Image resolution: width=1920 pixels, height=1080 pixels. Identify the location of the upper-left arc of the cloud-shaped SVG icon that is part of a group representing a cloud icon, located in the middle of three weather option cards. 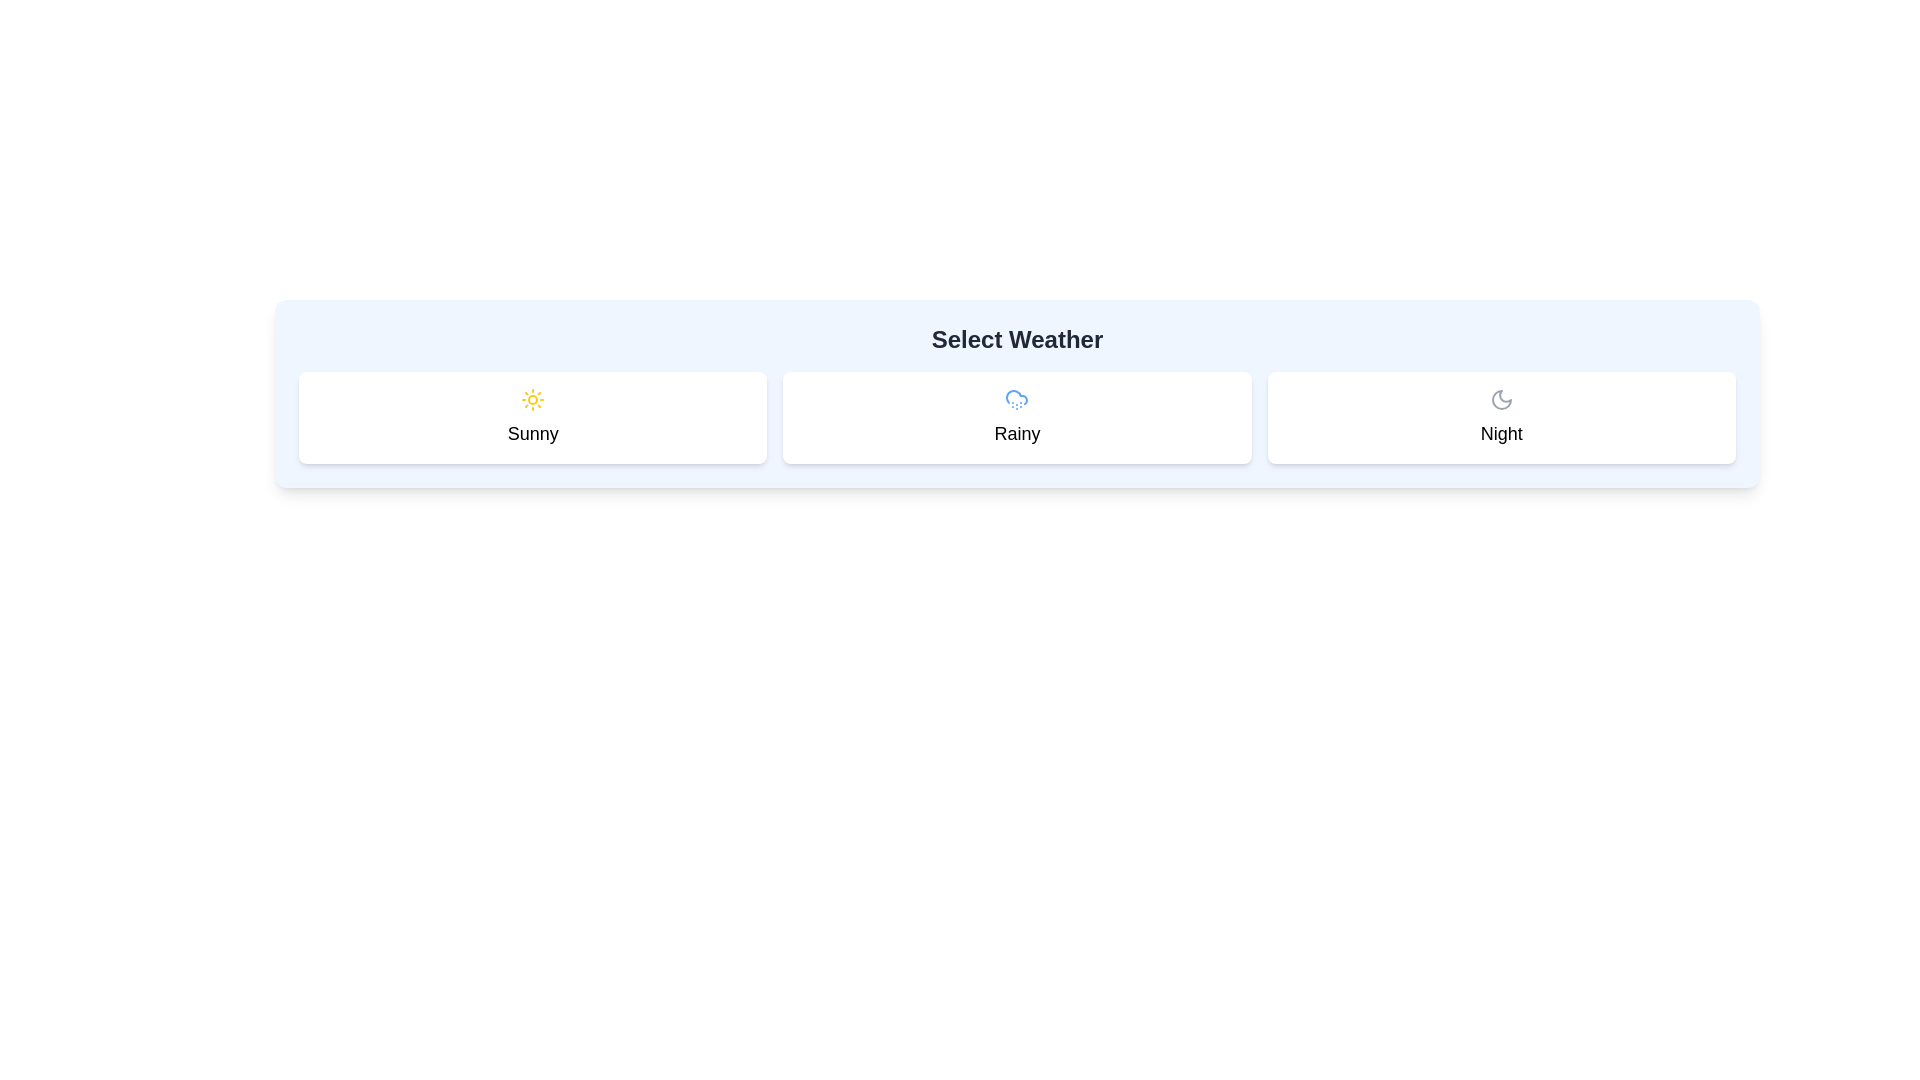
(1017, 397).